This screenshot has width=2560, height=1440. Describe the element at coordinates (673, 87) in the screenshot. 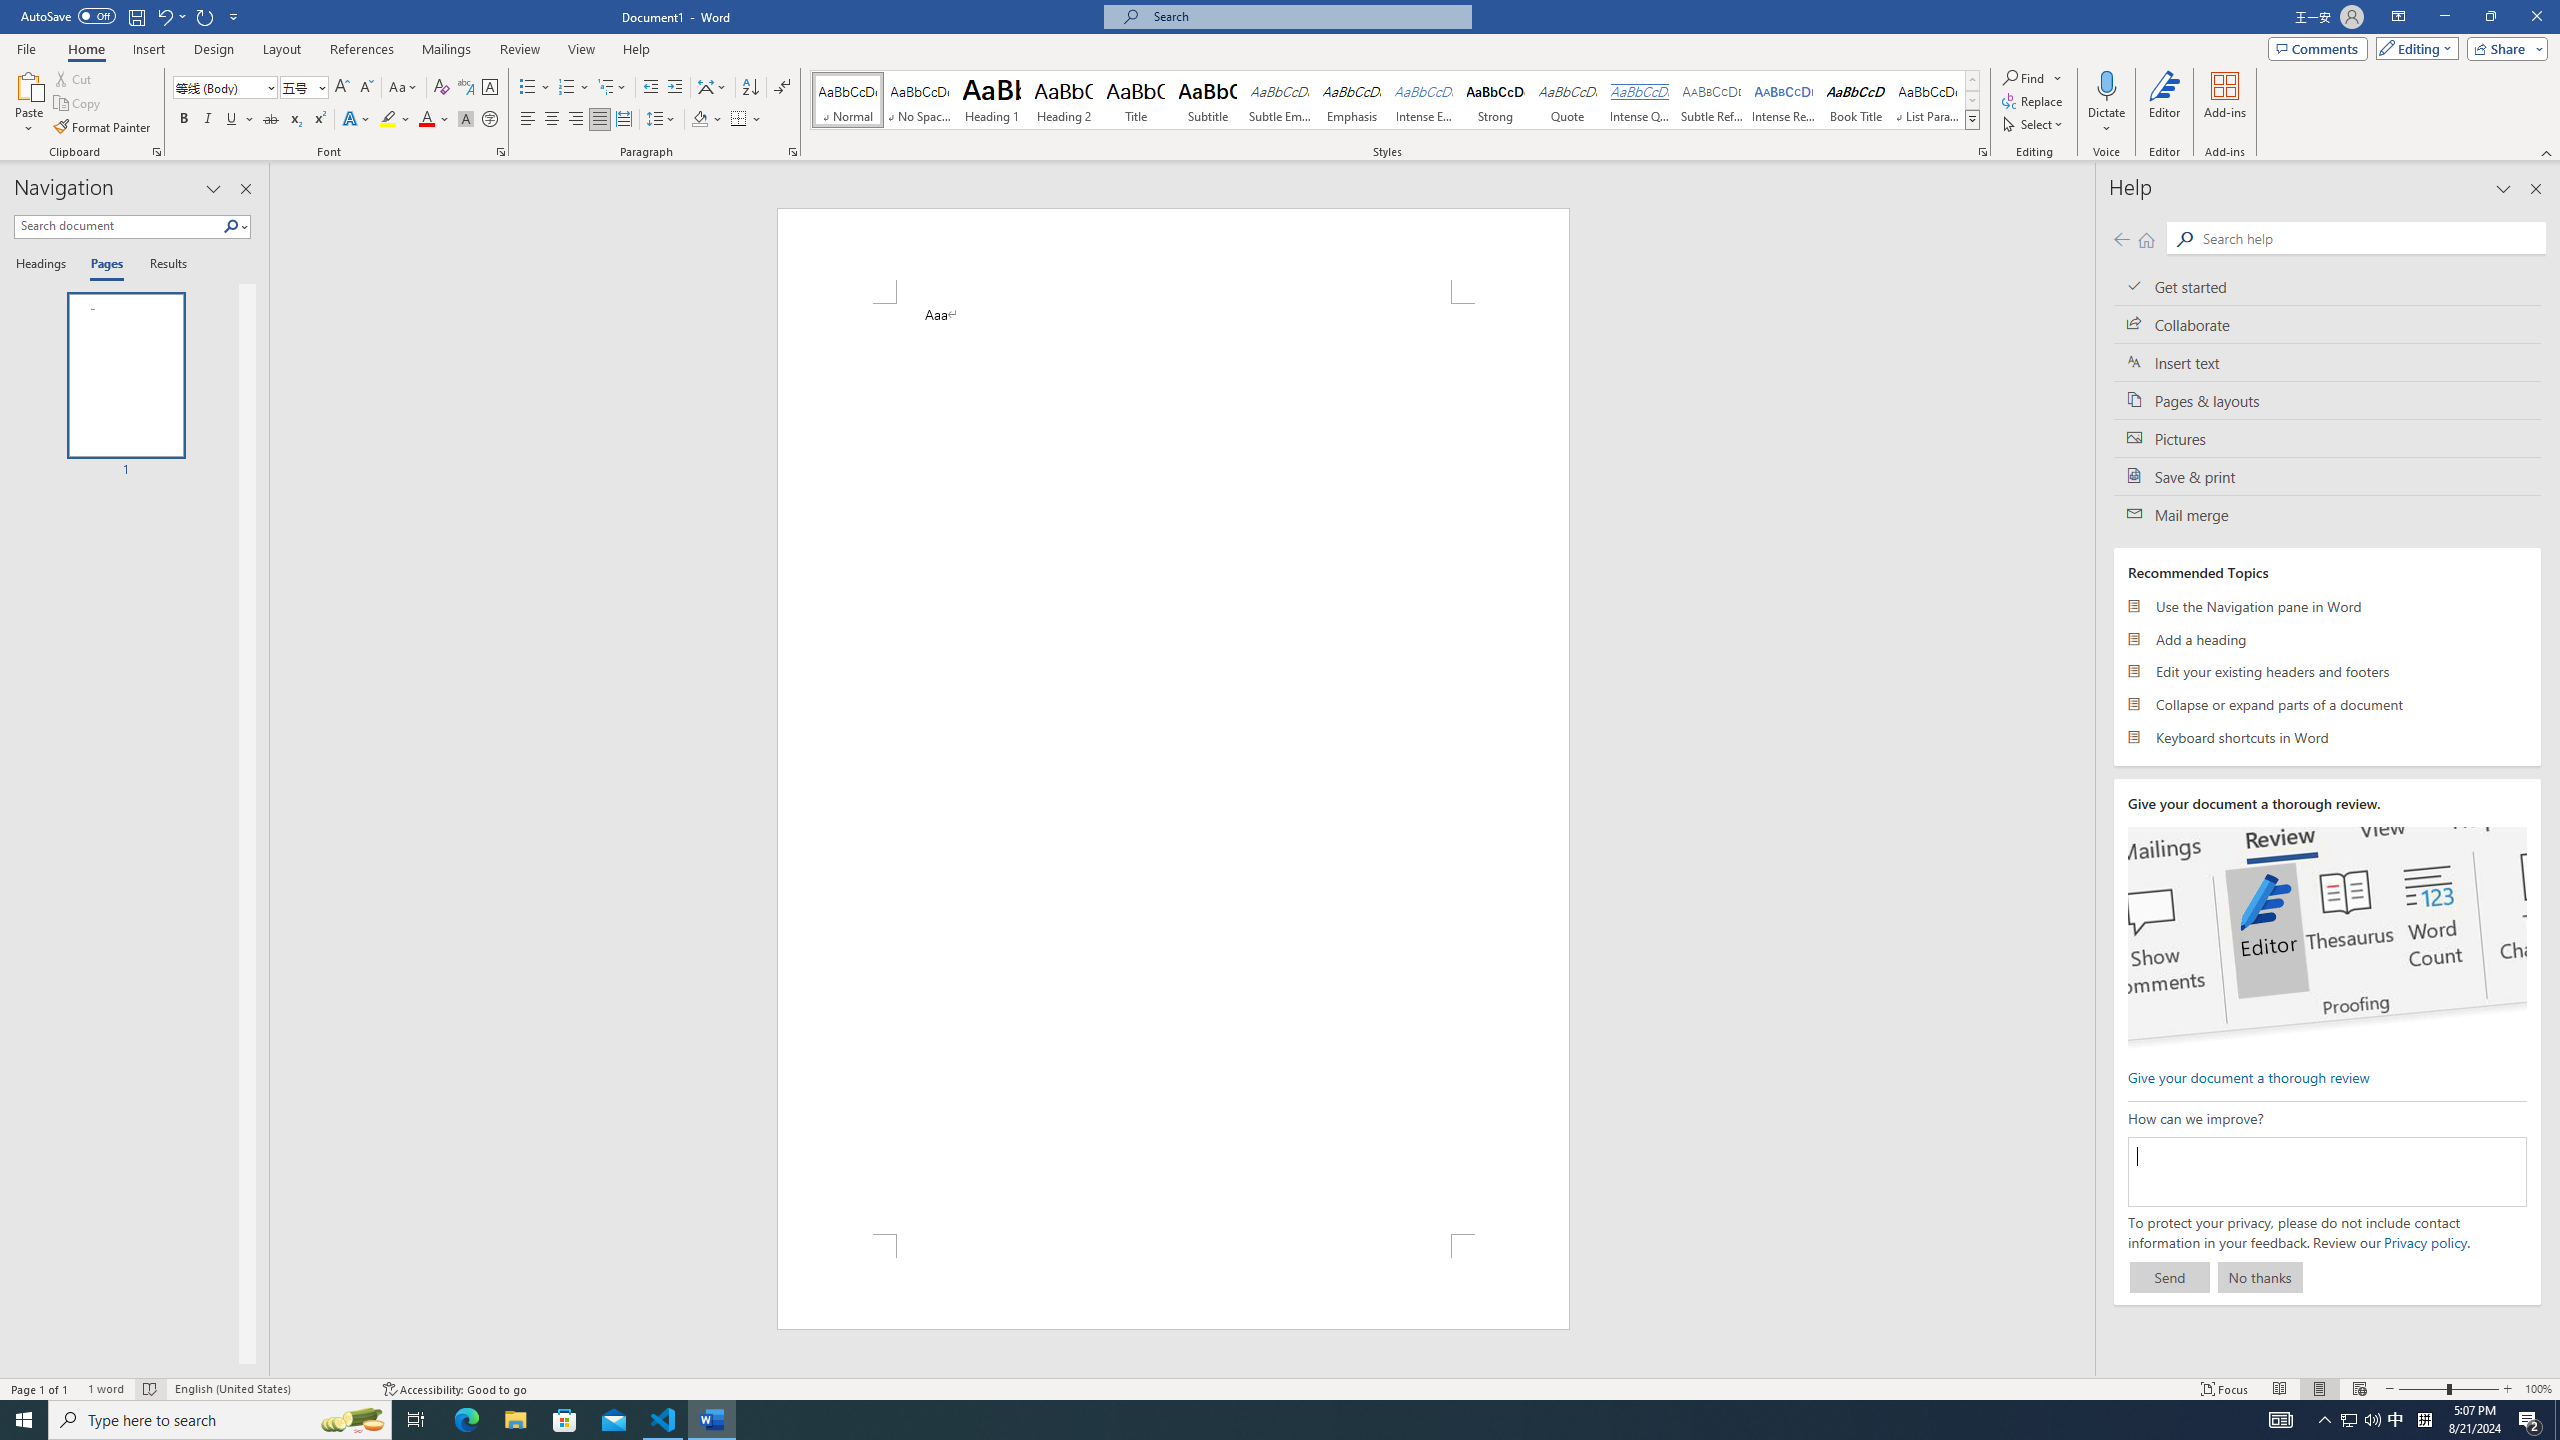

I see `'Increase Indent'` at that location.